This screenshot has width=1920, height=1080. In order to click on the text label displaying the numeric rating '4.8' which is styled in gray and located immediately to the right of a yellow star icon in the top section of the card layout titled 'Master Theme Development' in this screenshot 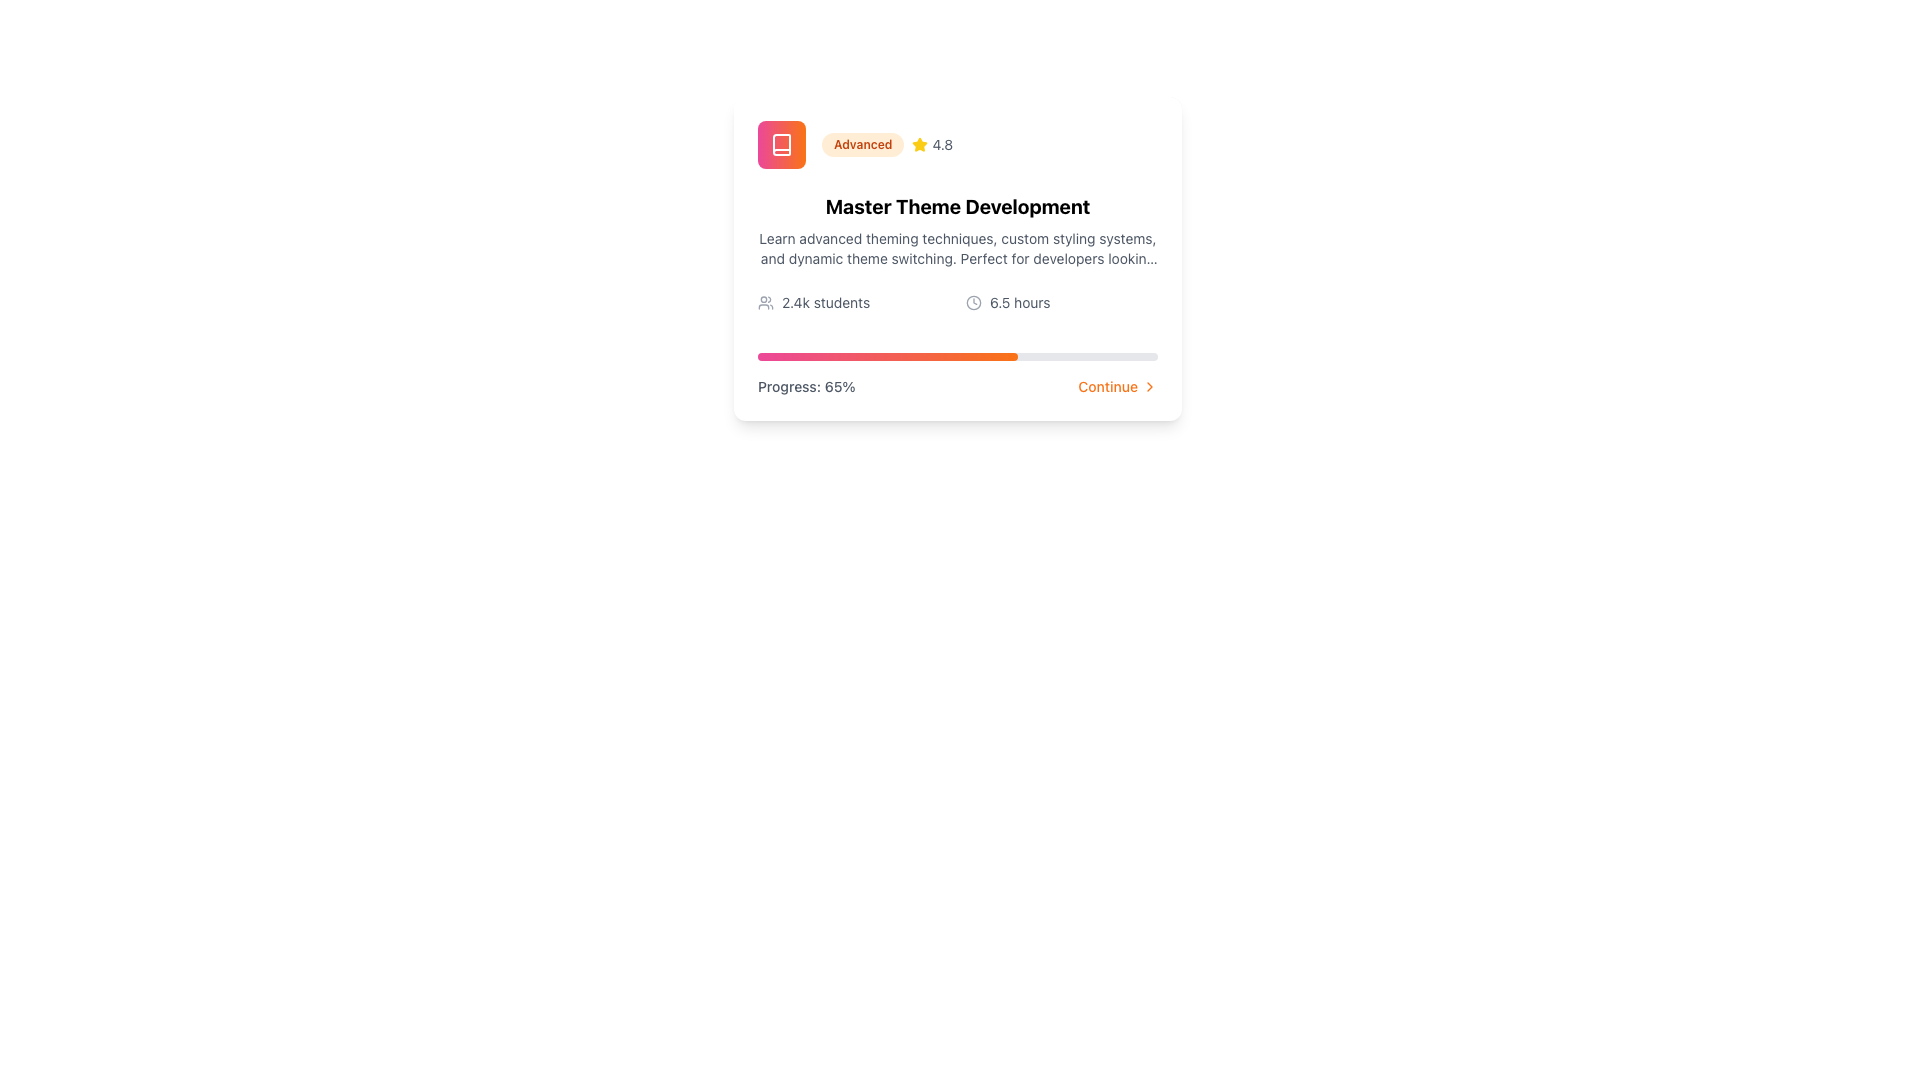, I will do `click(941, 144)`.